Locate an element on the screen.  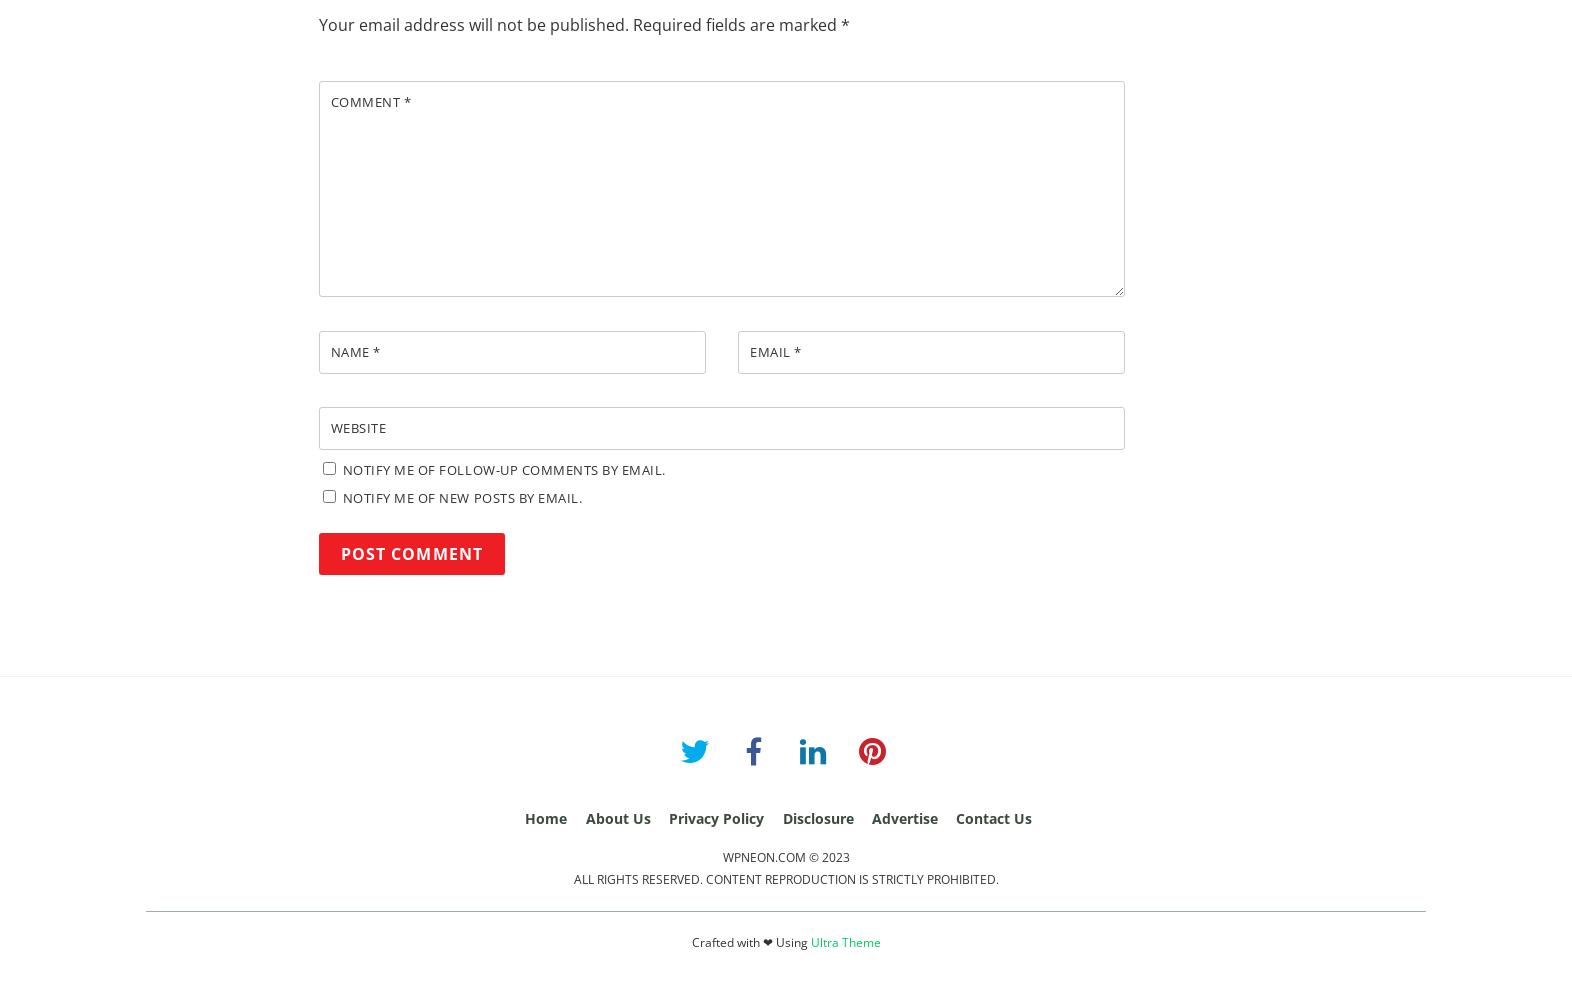
'Name' is located at coordinates (351, 351).